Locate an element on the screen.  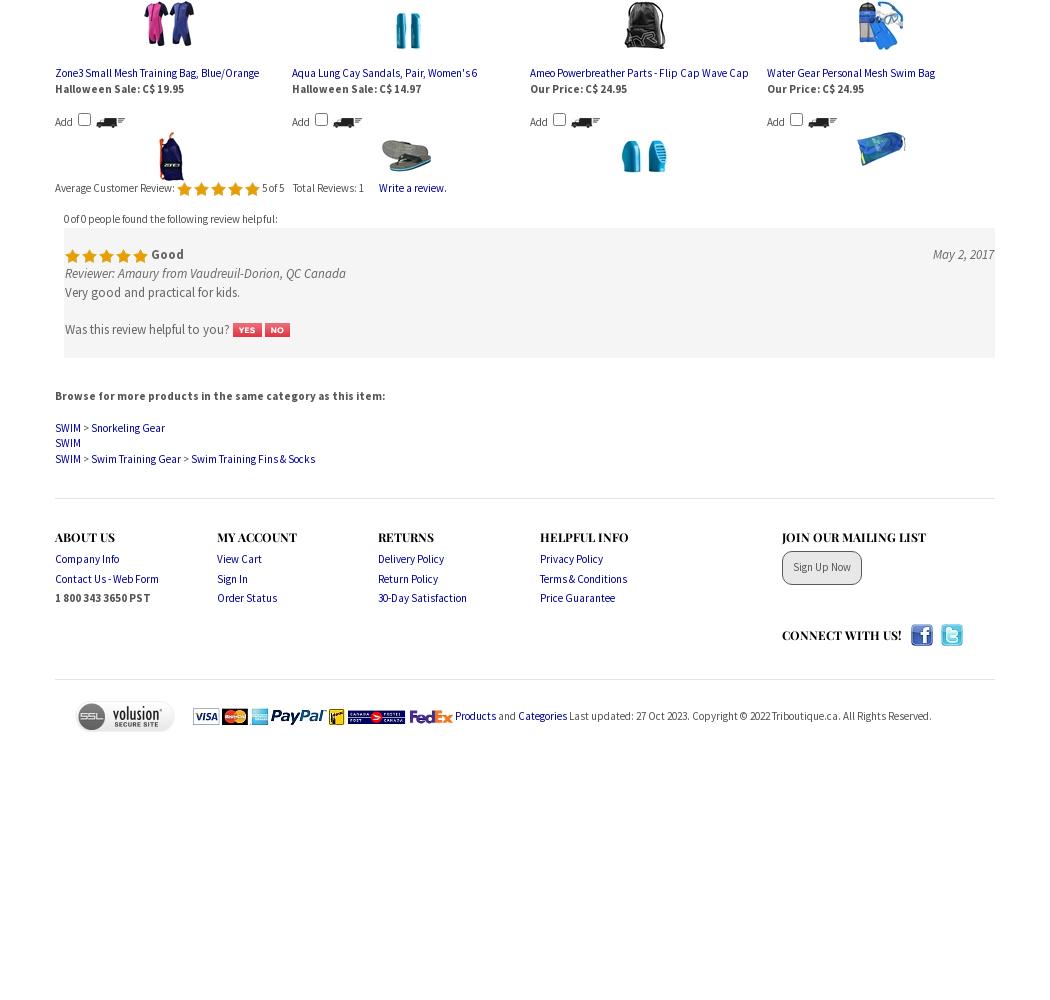
'Delivery Policy' is located at coordinates (410, 558).